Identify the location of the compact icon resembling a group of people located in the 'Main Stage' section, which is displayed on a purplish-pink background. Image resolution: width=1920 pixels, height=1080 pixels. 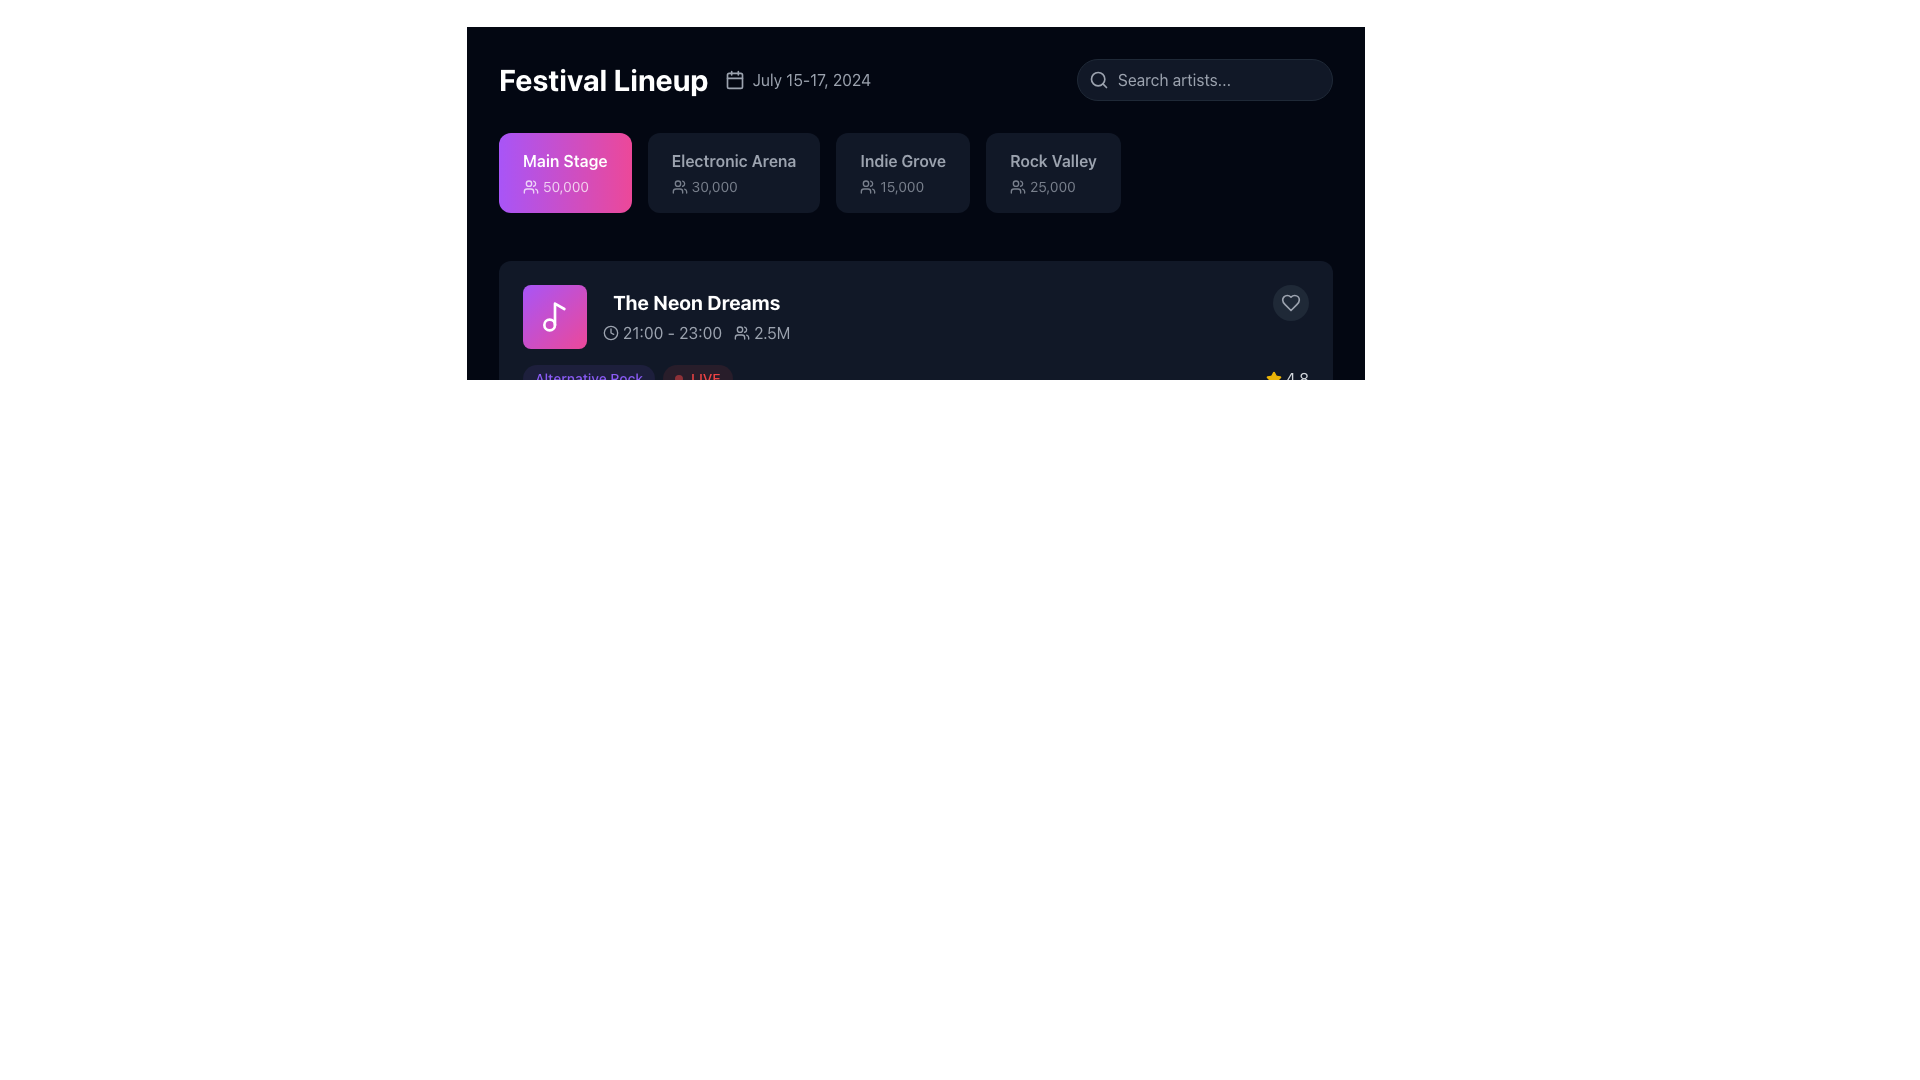
(531, 186).